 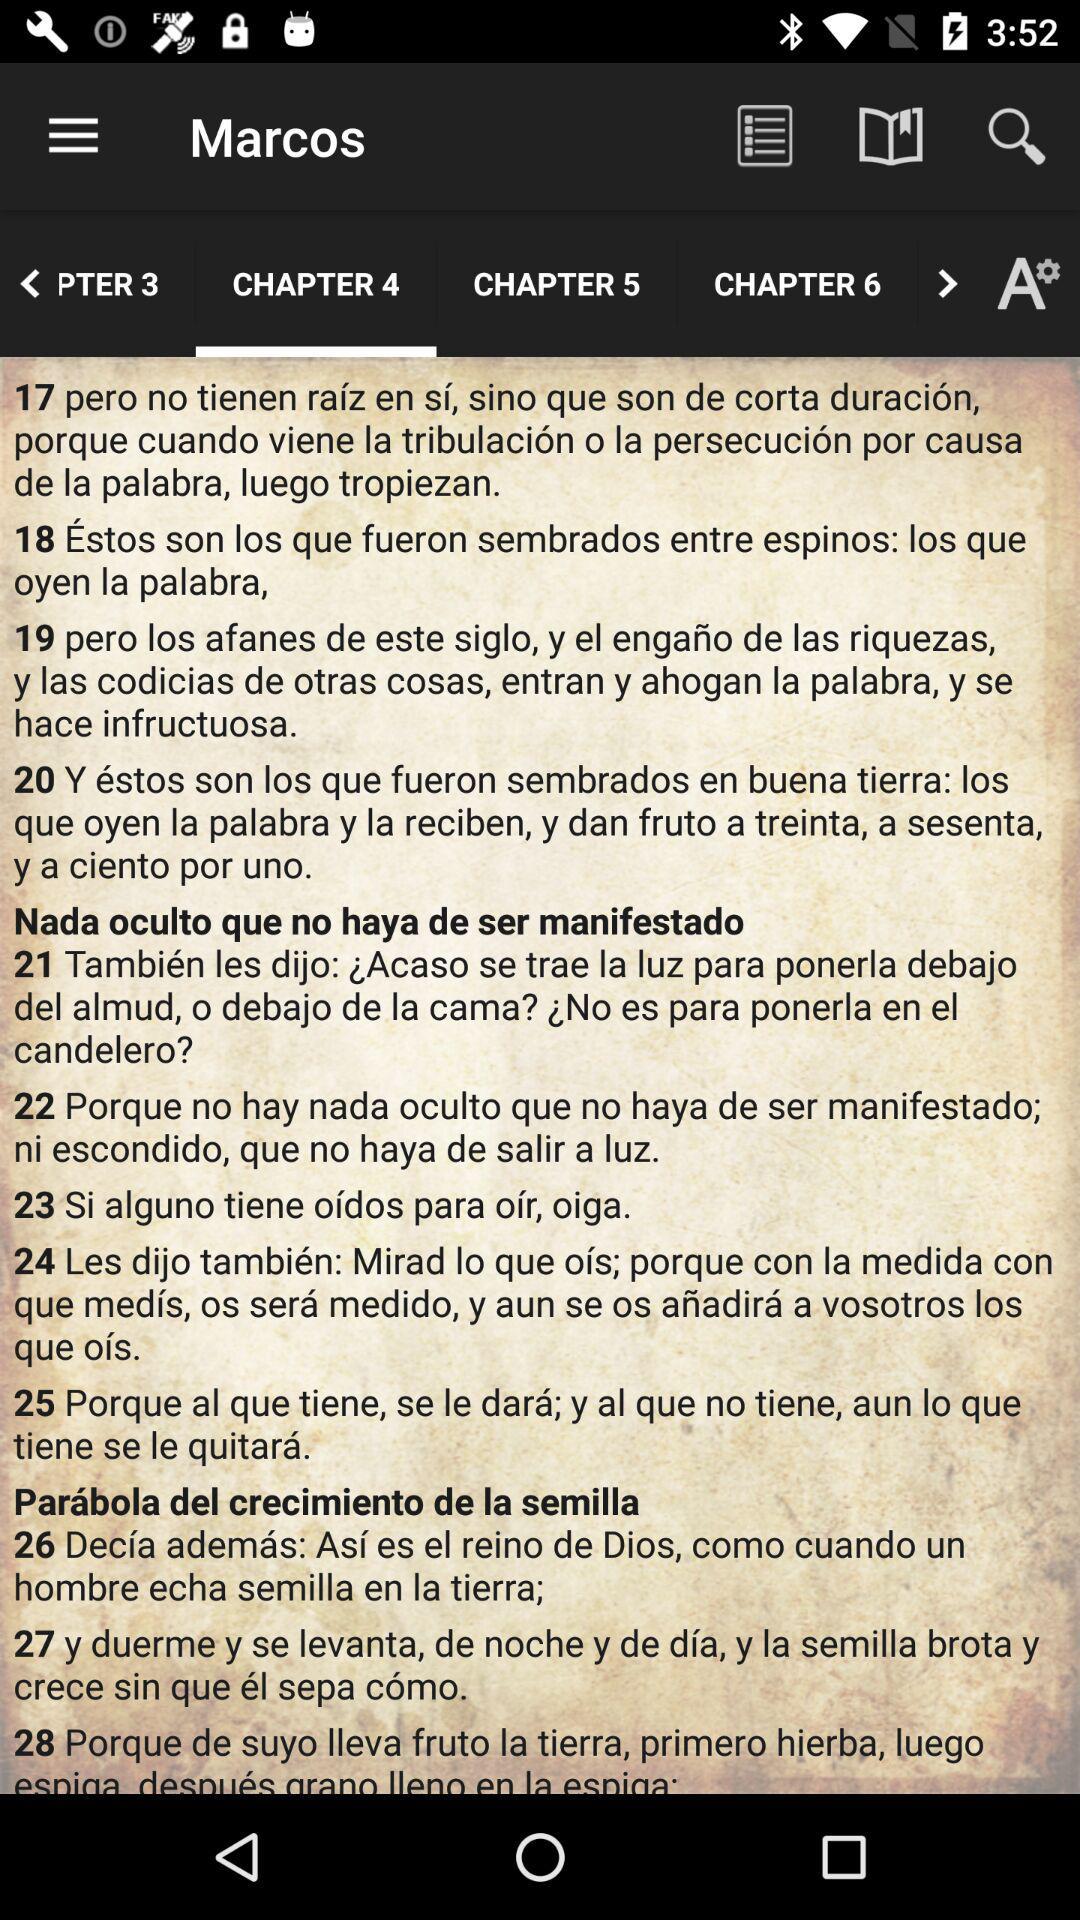 What do you see at coordinates (540, 821) in the screenshot?
I see `the item above the nada oculto que` at bounding box center [540, 821].